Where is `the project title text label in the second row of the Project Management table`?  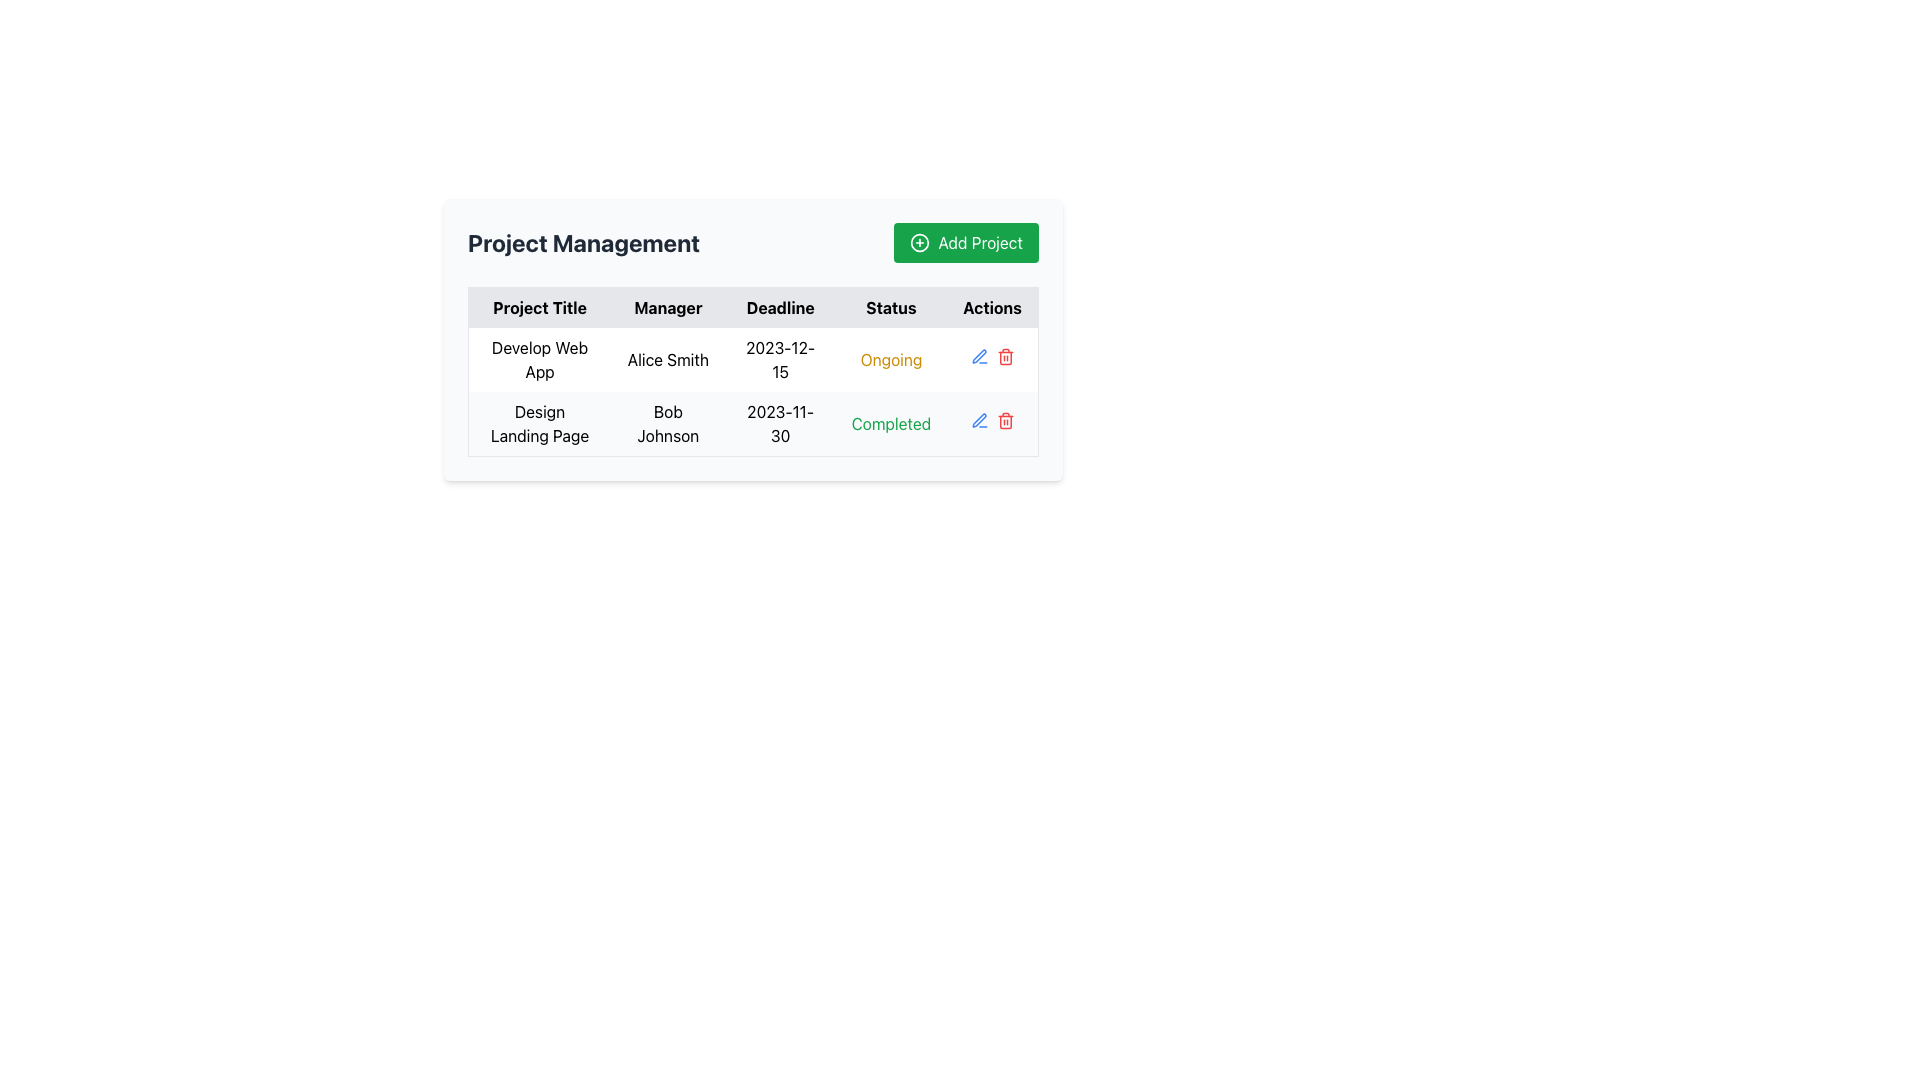 the project title text label in the second row of the Project Management table is located at coordinates (539, 423).